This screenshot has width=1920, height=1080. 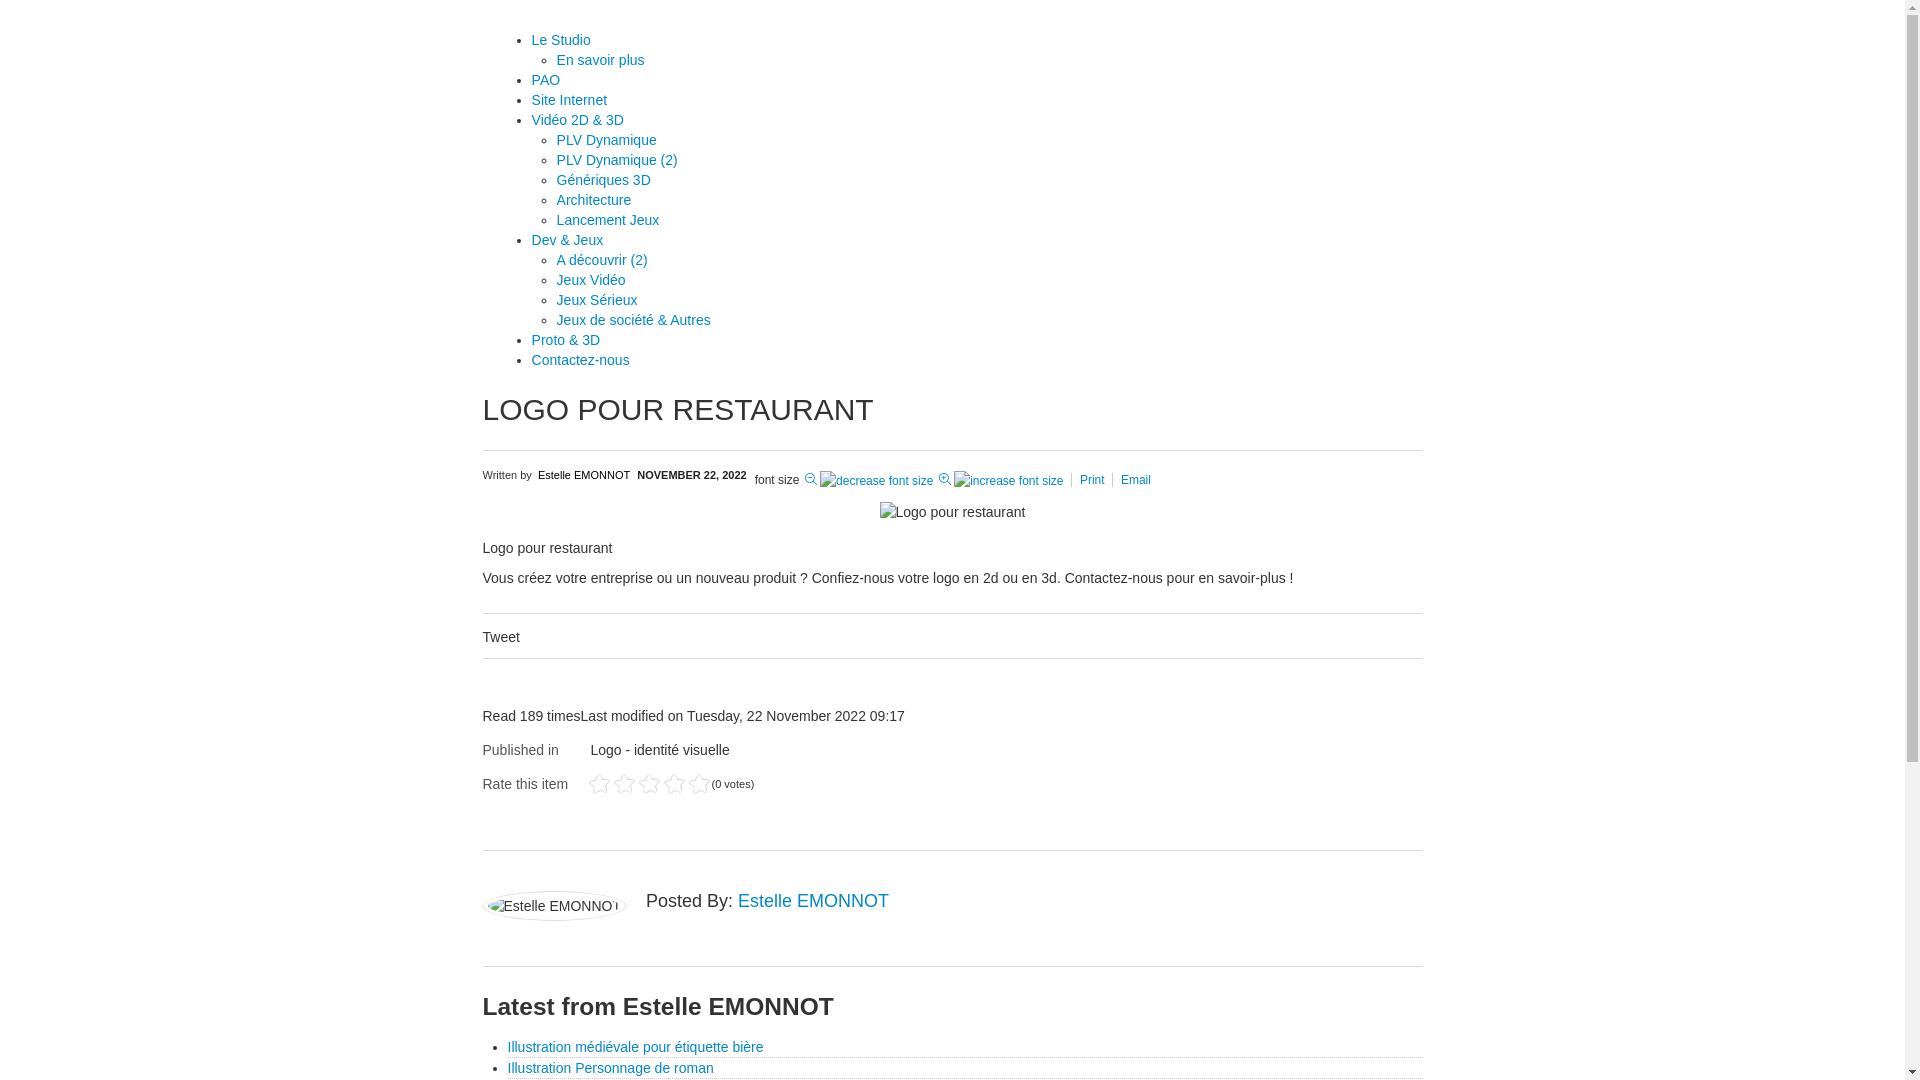 What do you see at coordinates (950, 510) in the screenshot?
I see `'Click to preview image'` at bounding box center [950, 510].